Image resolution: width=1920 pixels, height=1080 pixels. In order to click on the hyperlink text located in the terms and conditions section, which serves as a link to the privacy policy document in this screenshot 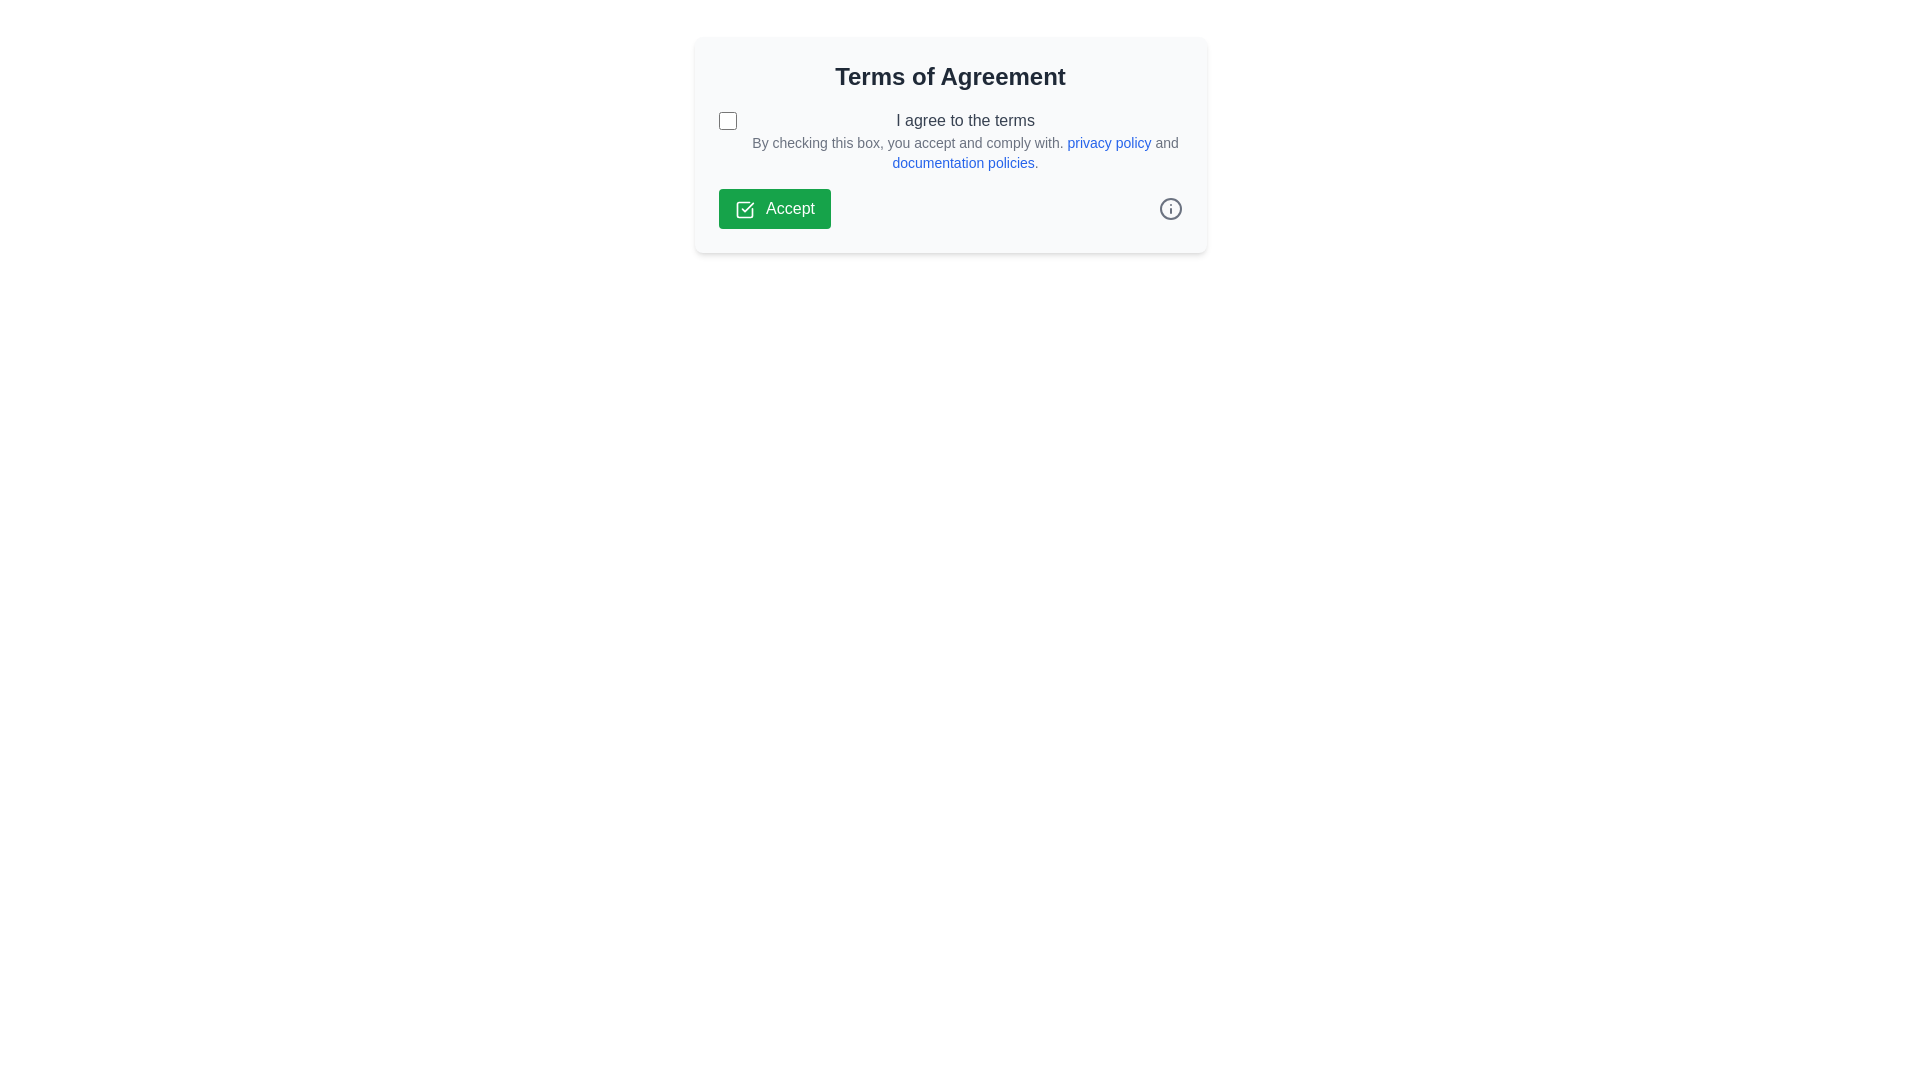, I will do `click(1106, 141)`.